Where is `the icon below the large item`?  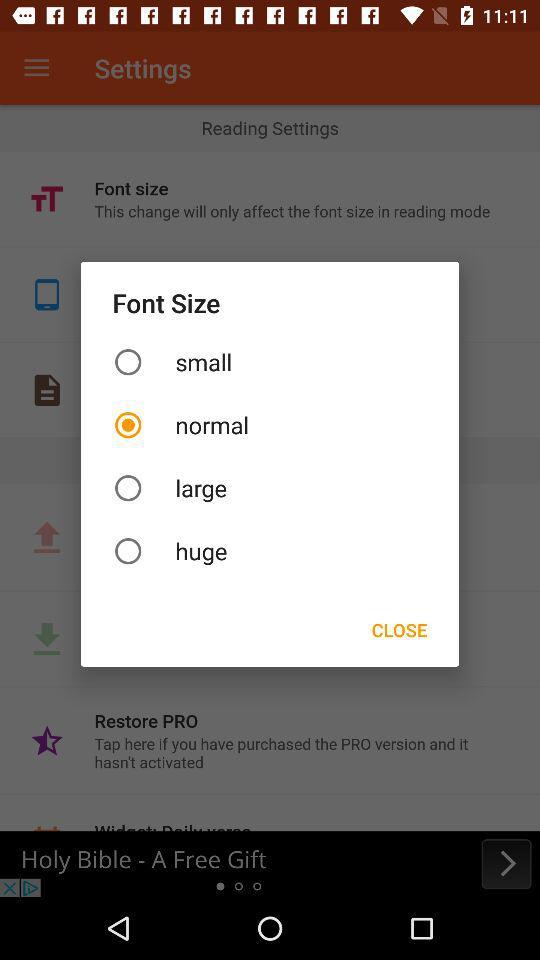 the icon below the large item is located at coordinates (270, 551).